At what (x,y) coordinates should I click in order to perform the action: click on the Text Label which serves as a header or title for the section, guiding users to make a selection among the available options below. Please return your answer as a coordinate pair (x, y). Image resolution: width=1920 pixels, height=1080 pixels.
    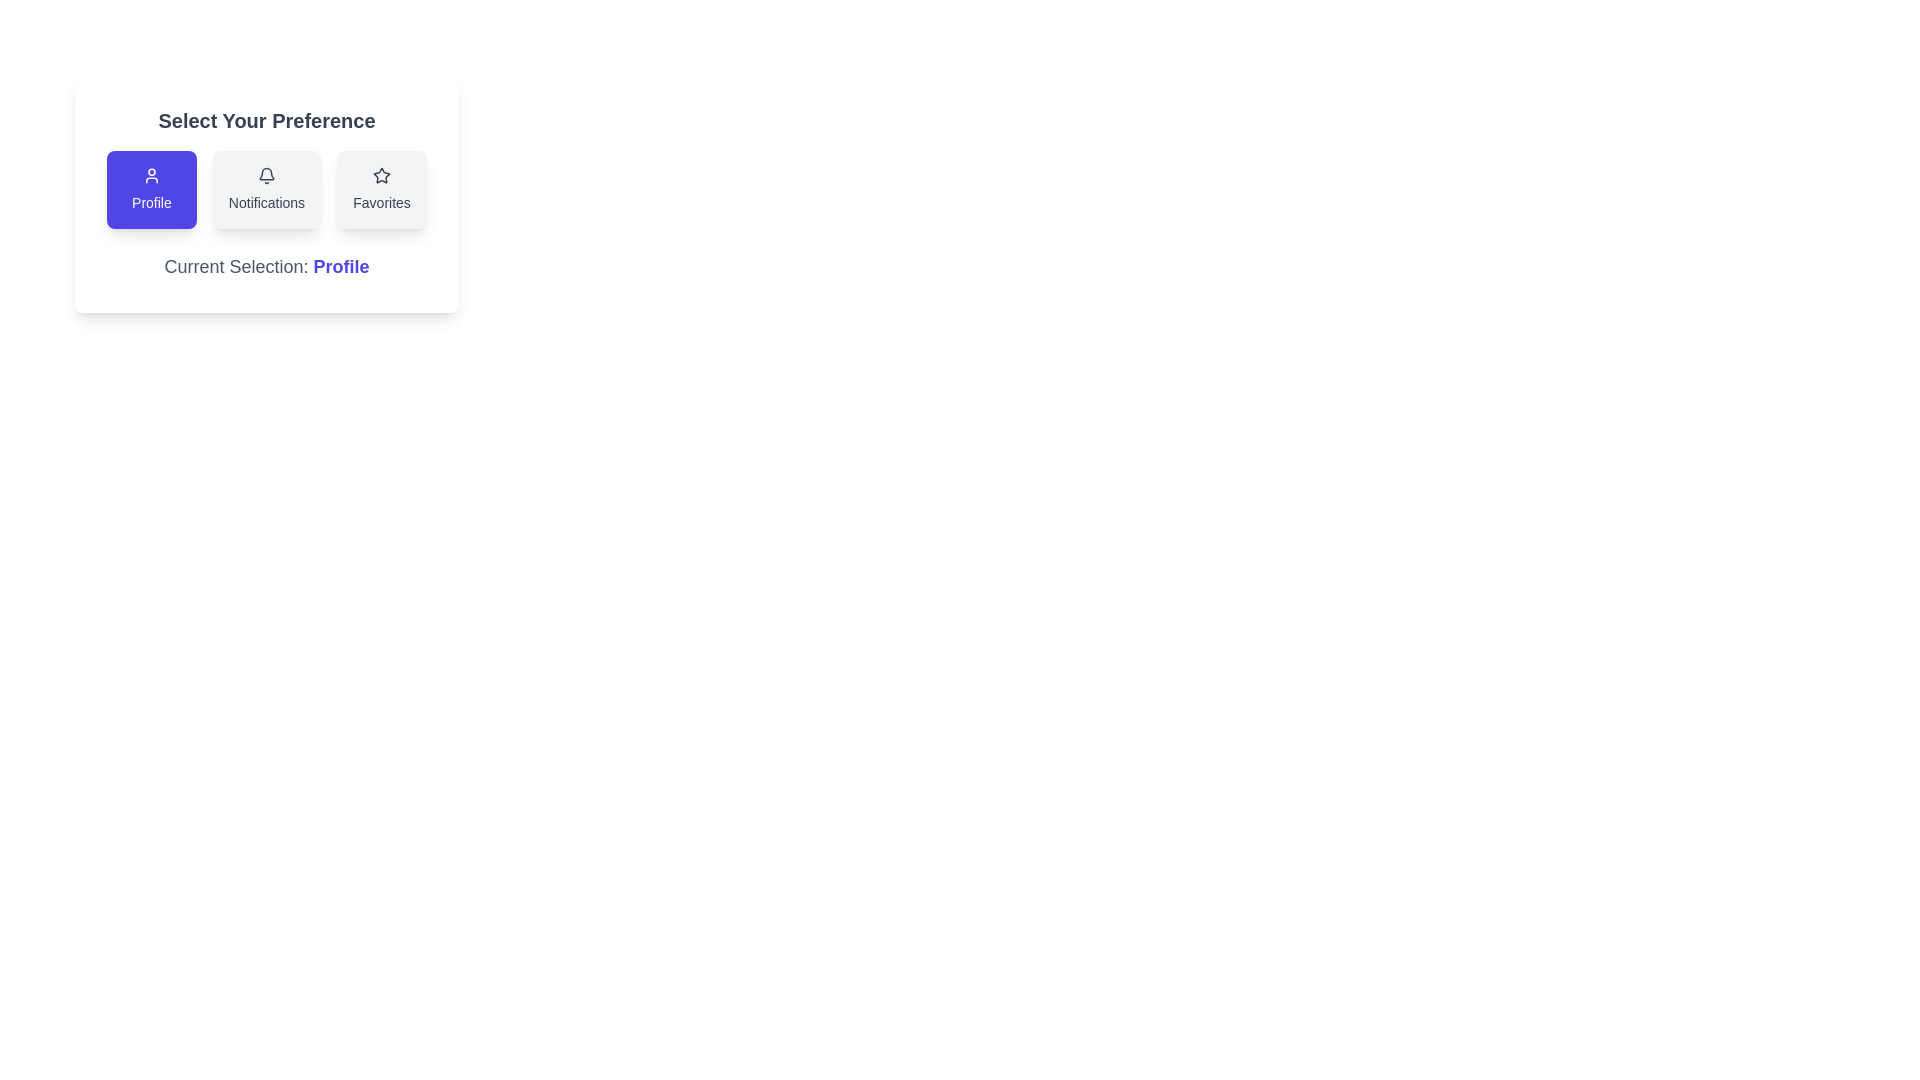
    Looking at the image, I should click on (266, 120).